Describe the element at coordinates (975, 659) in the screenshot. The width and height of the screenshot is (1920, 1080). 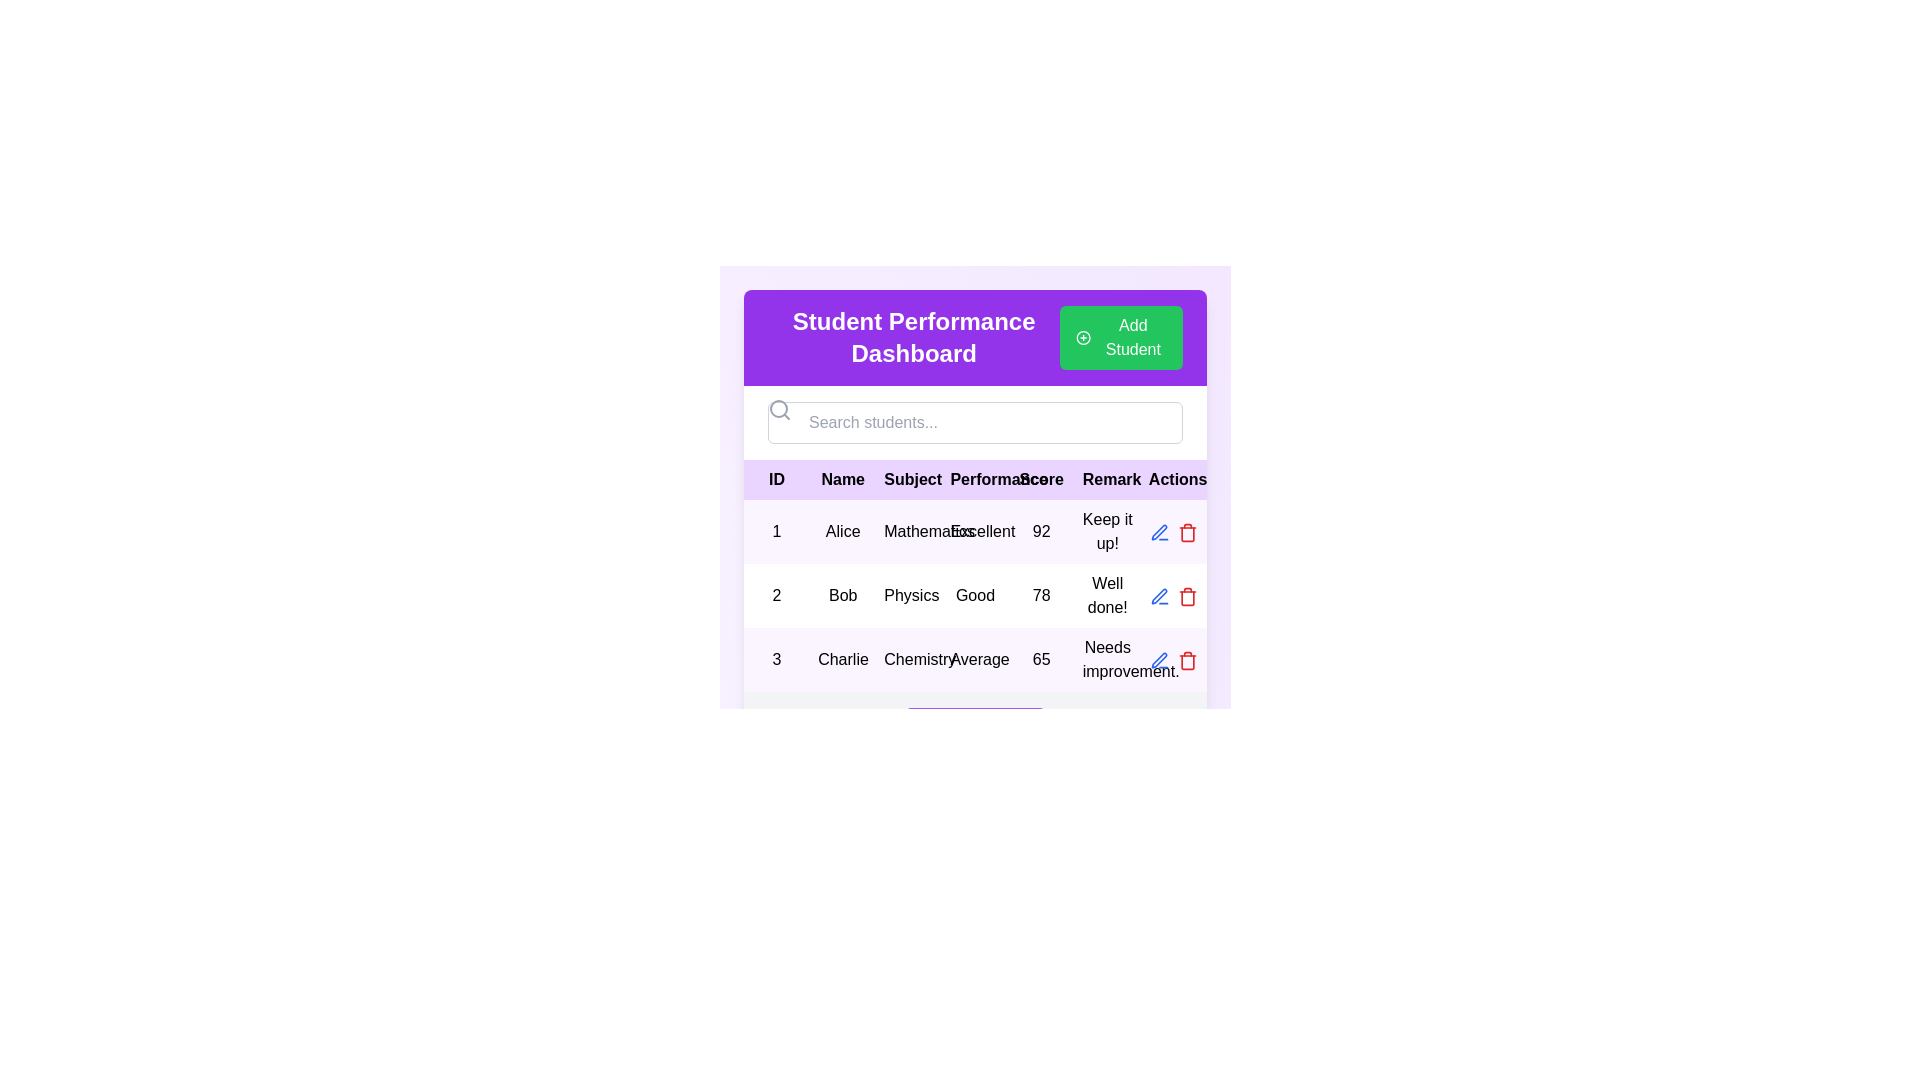
I see `the table row displaying performance data for Charlie in Chemistry` at that location.